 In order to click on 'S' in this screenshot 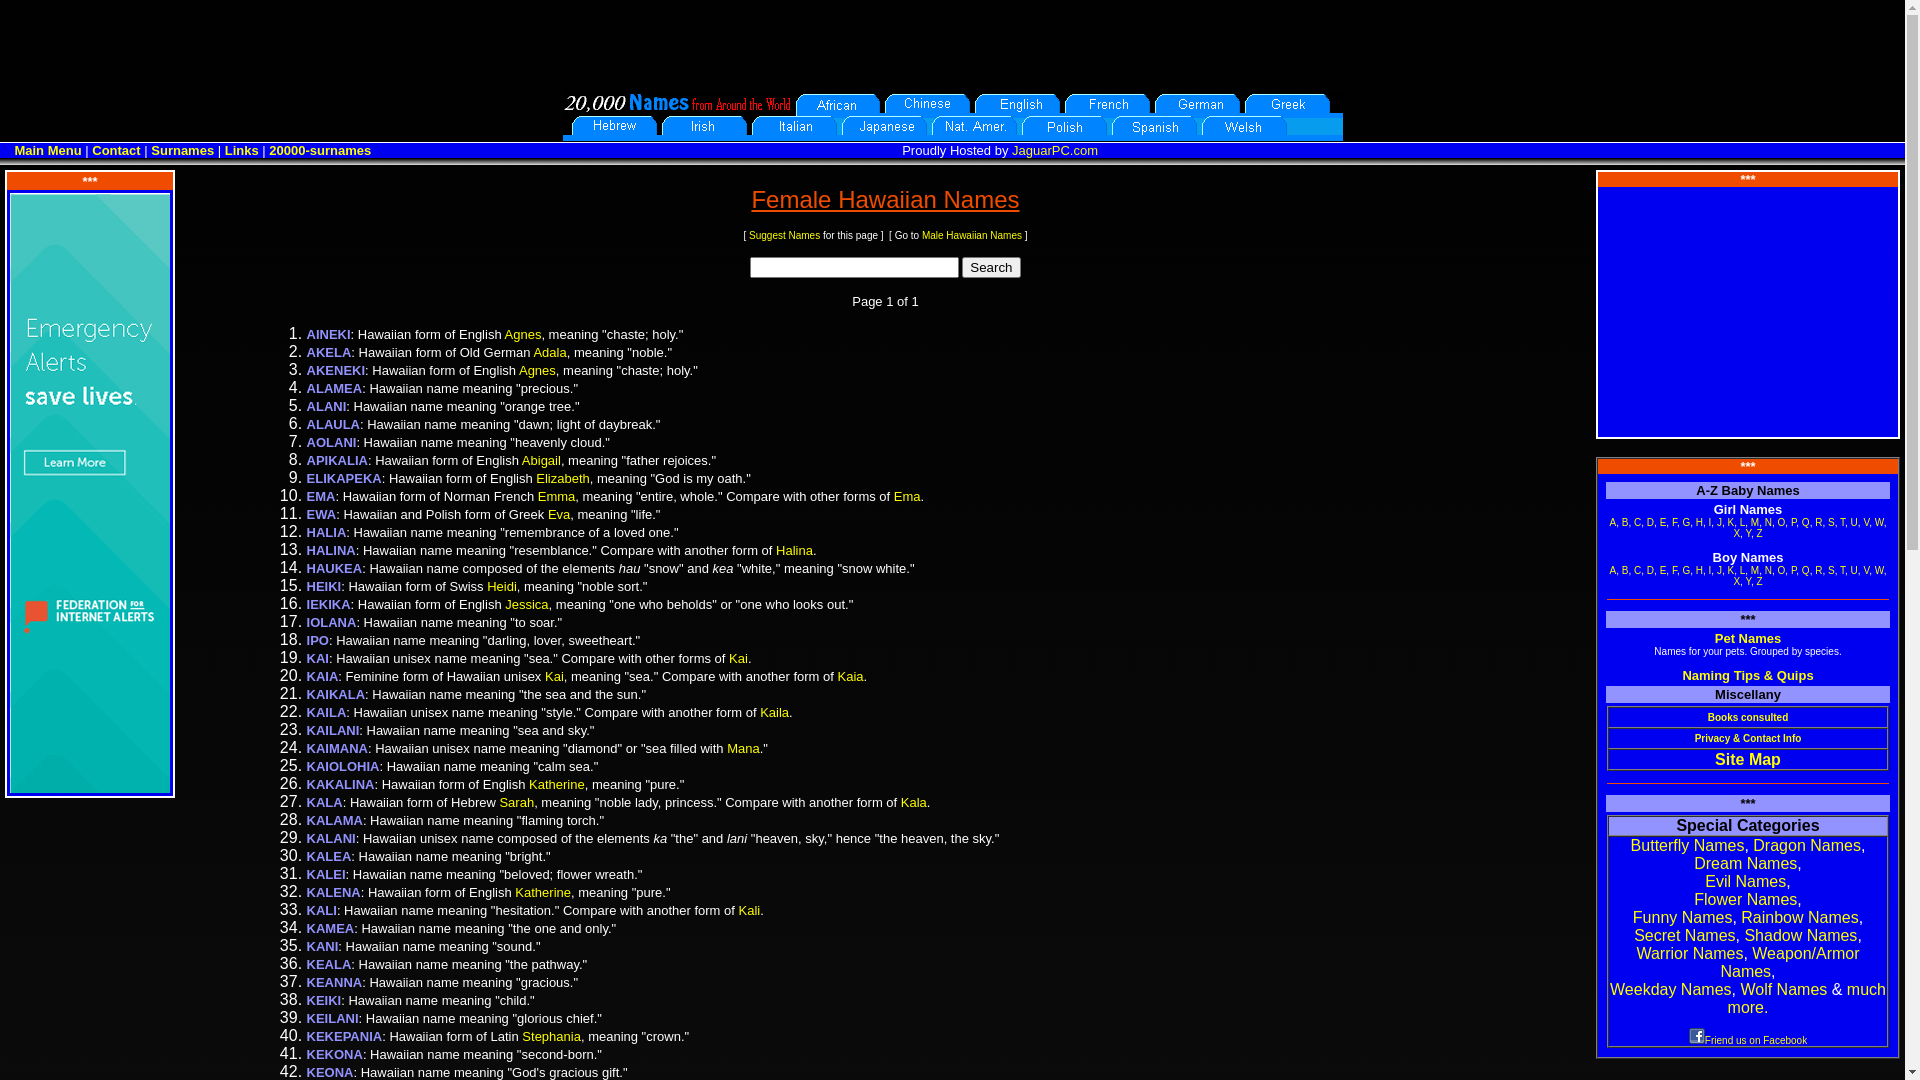, I will do `click(1828, 521)`.